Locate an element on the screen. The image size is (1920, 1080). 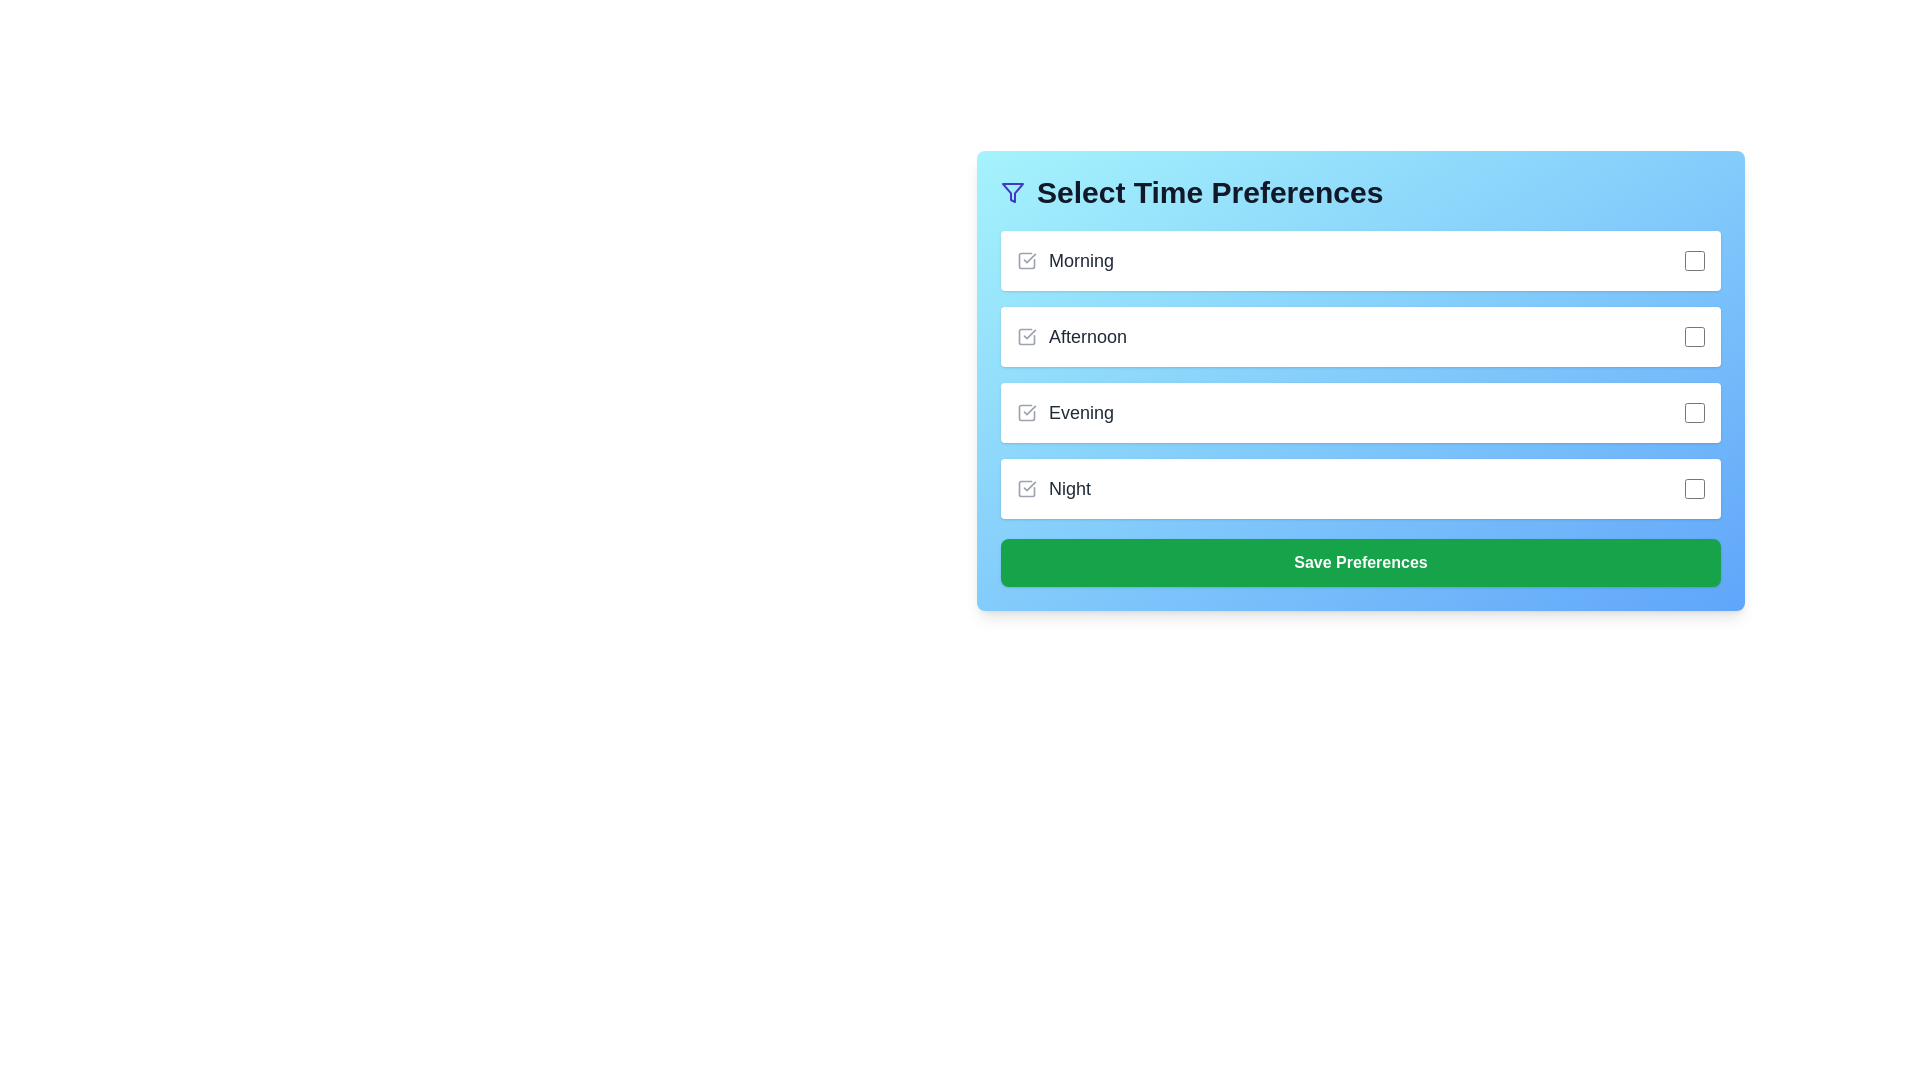
the text label displaying 'Morning' in bold, dark gray font, which is located adjacent to a checkbox in the 'Select Time Preferences' settings menu is located at coordinates (1080, 260).